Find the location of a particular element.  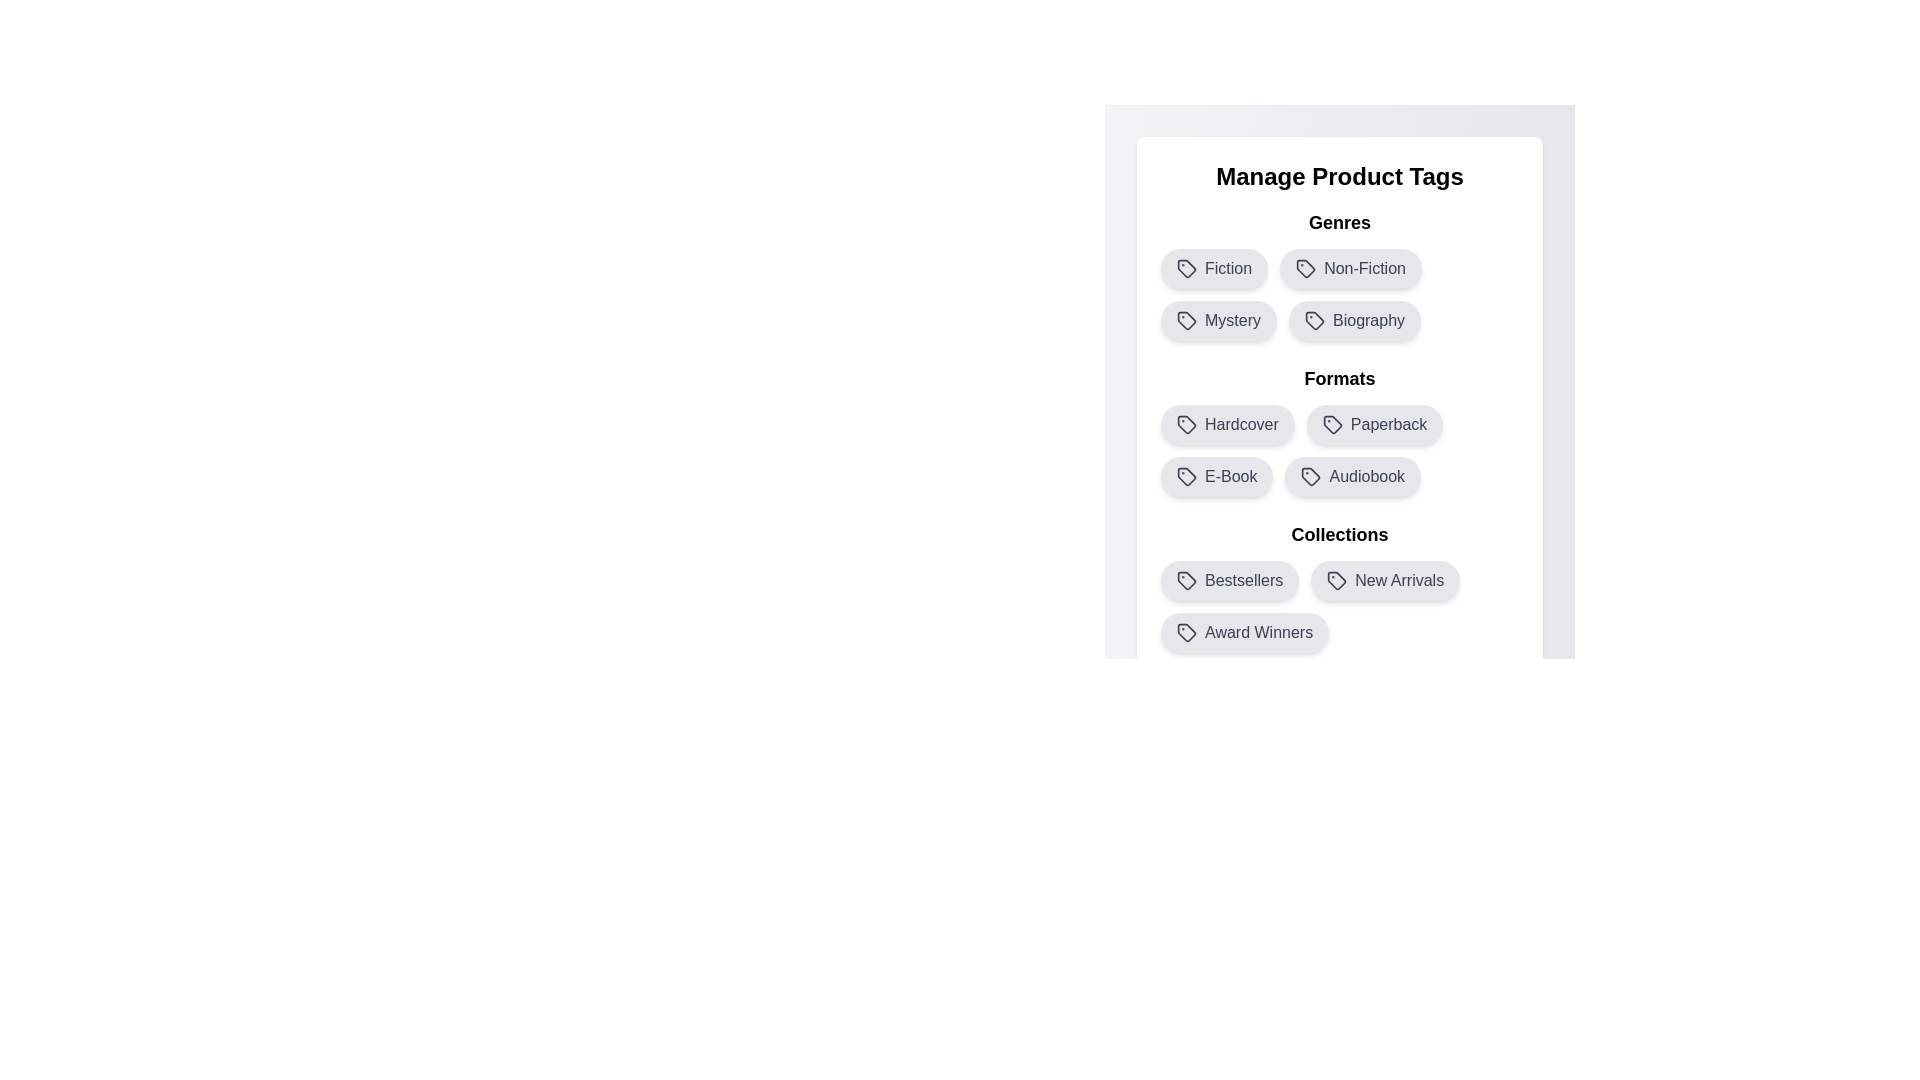

the 'Biography' button in the 'Genres' section of the 'Manage Product Tags' interface is located at coordinates (1354, 319).